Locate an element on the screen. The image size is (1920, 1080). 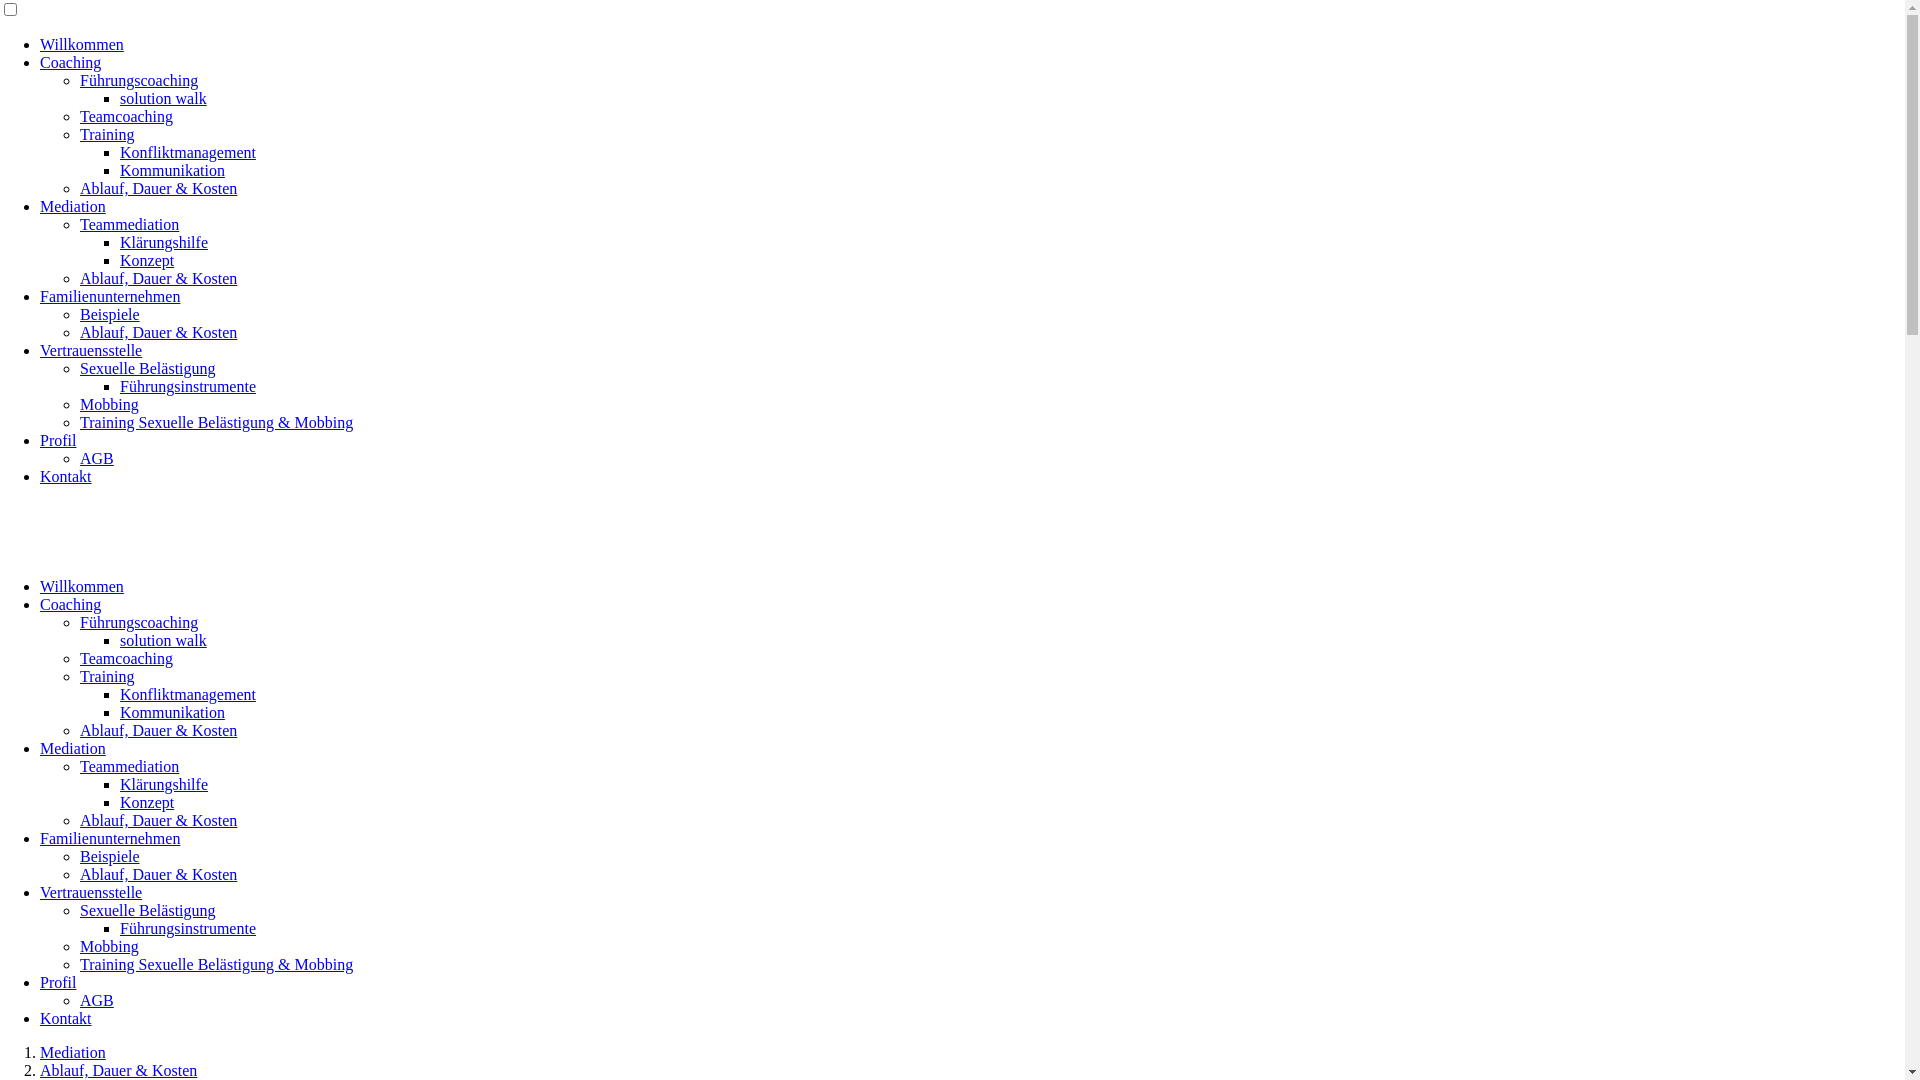
'Profil' is located at coordinates (39, 439).